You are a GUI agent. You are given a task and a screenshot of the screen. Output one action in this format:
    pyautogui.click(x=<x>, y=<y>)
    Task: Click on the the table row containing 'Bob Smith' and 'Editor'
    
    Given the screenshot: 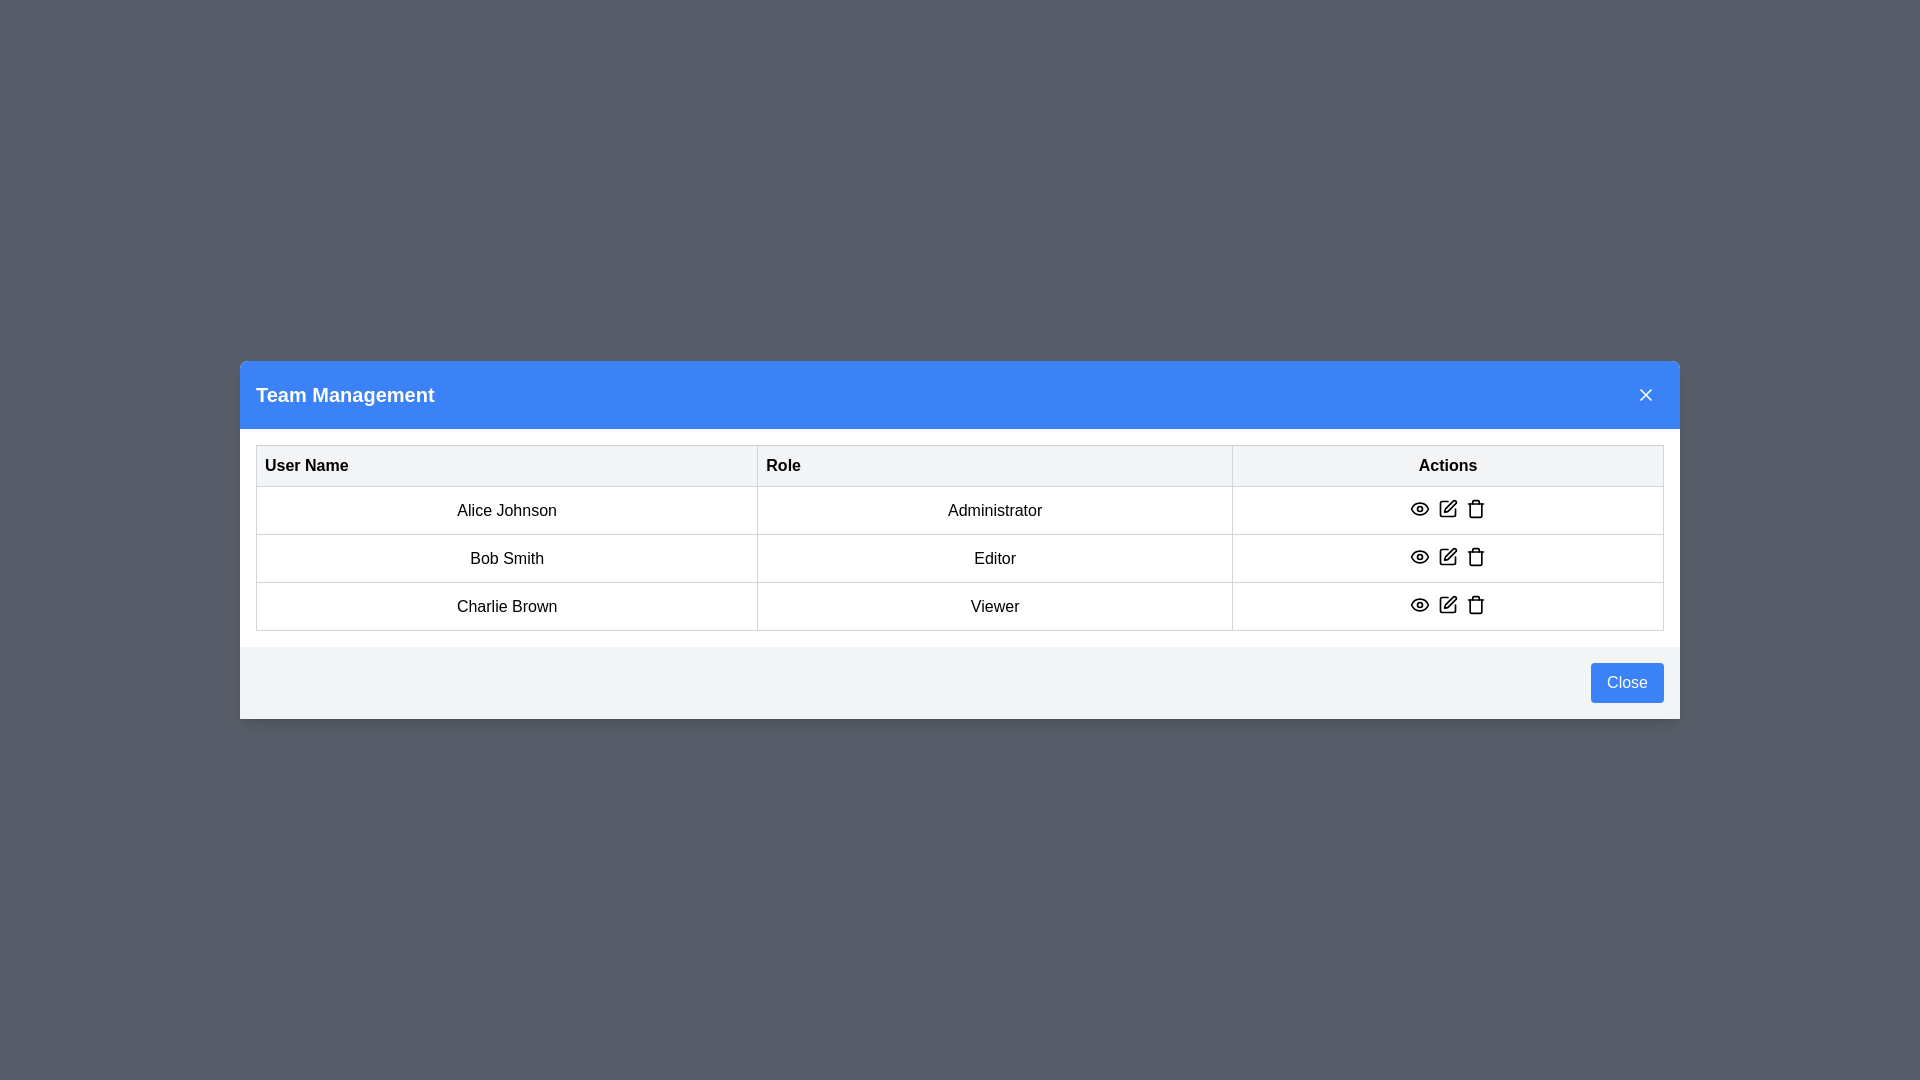 What is the action you would take?
    pyautogui.click(x=960, y=558)
    